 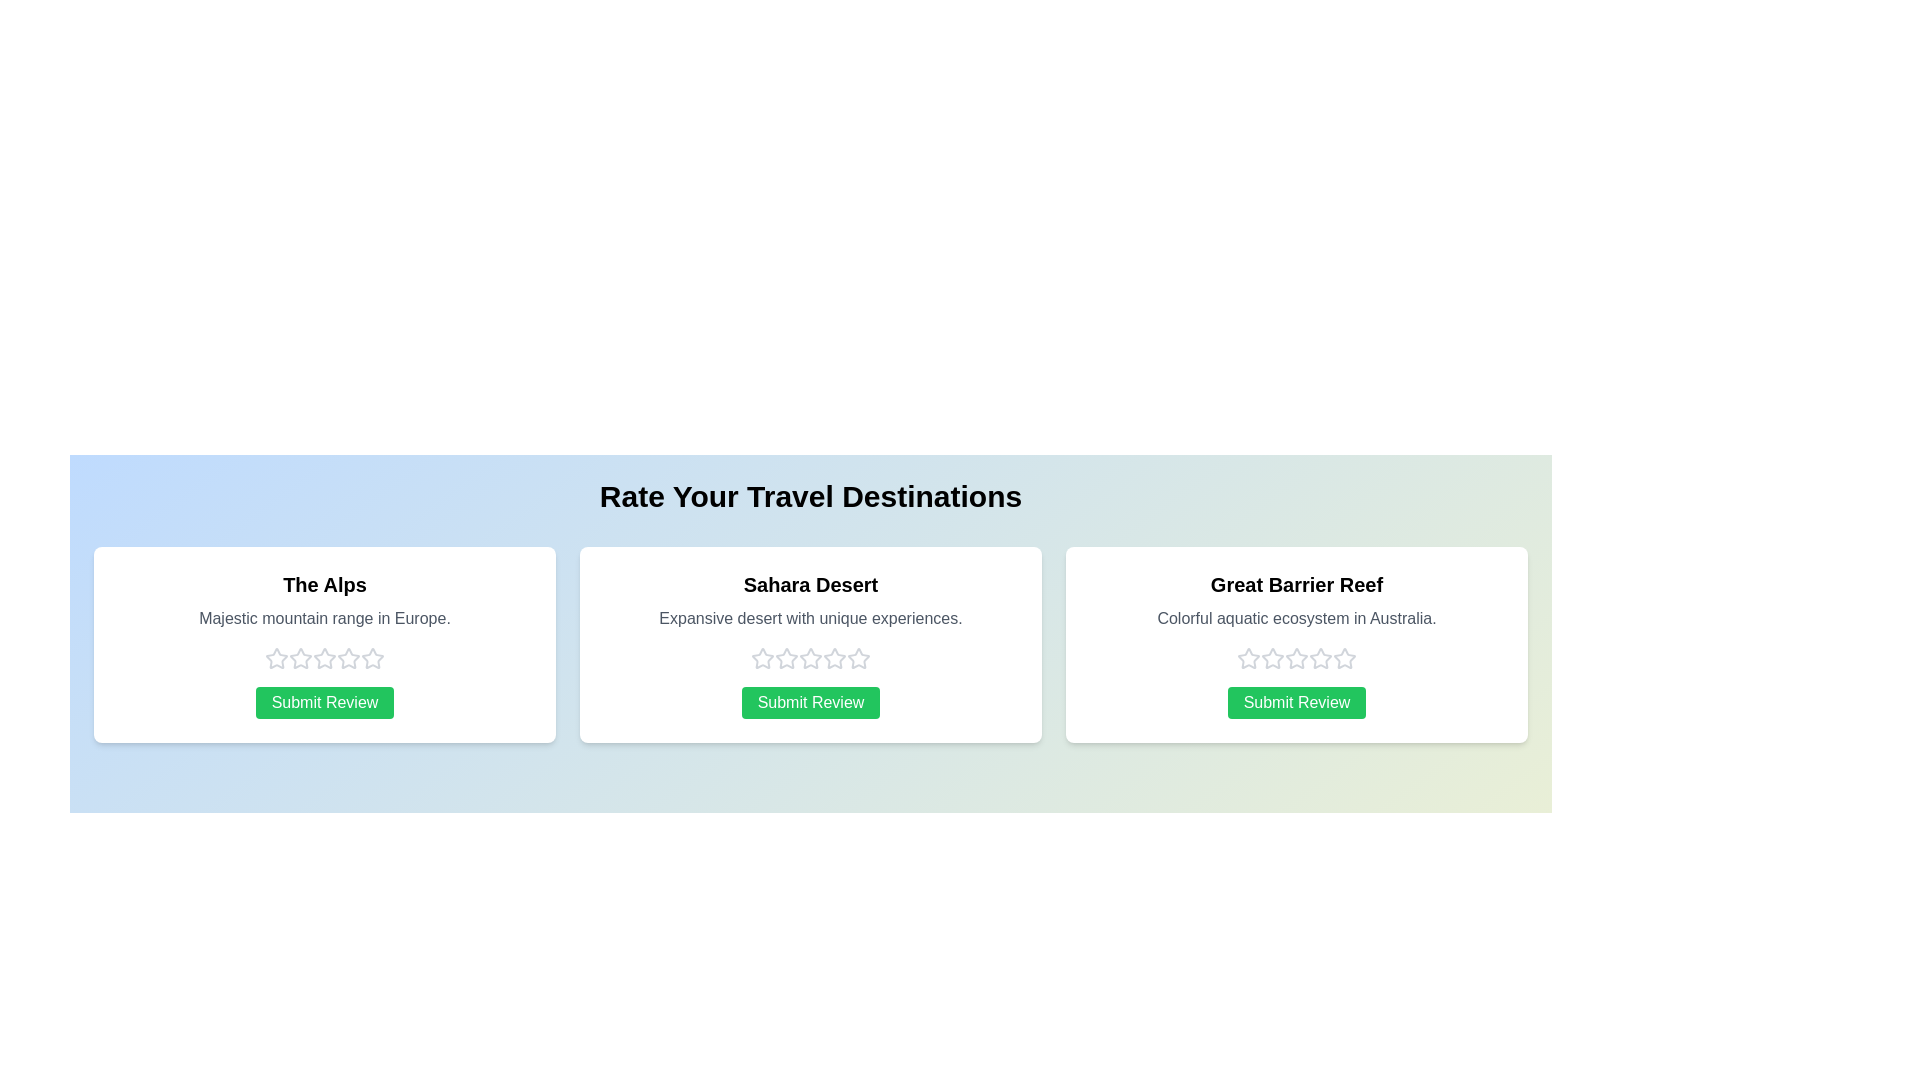 I want to click on the 'Submit Review' button for the selected destination Great Barrier Reef, so click(x=1296, y=701).